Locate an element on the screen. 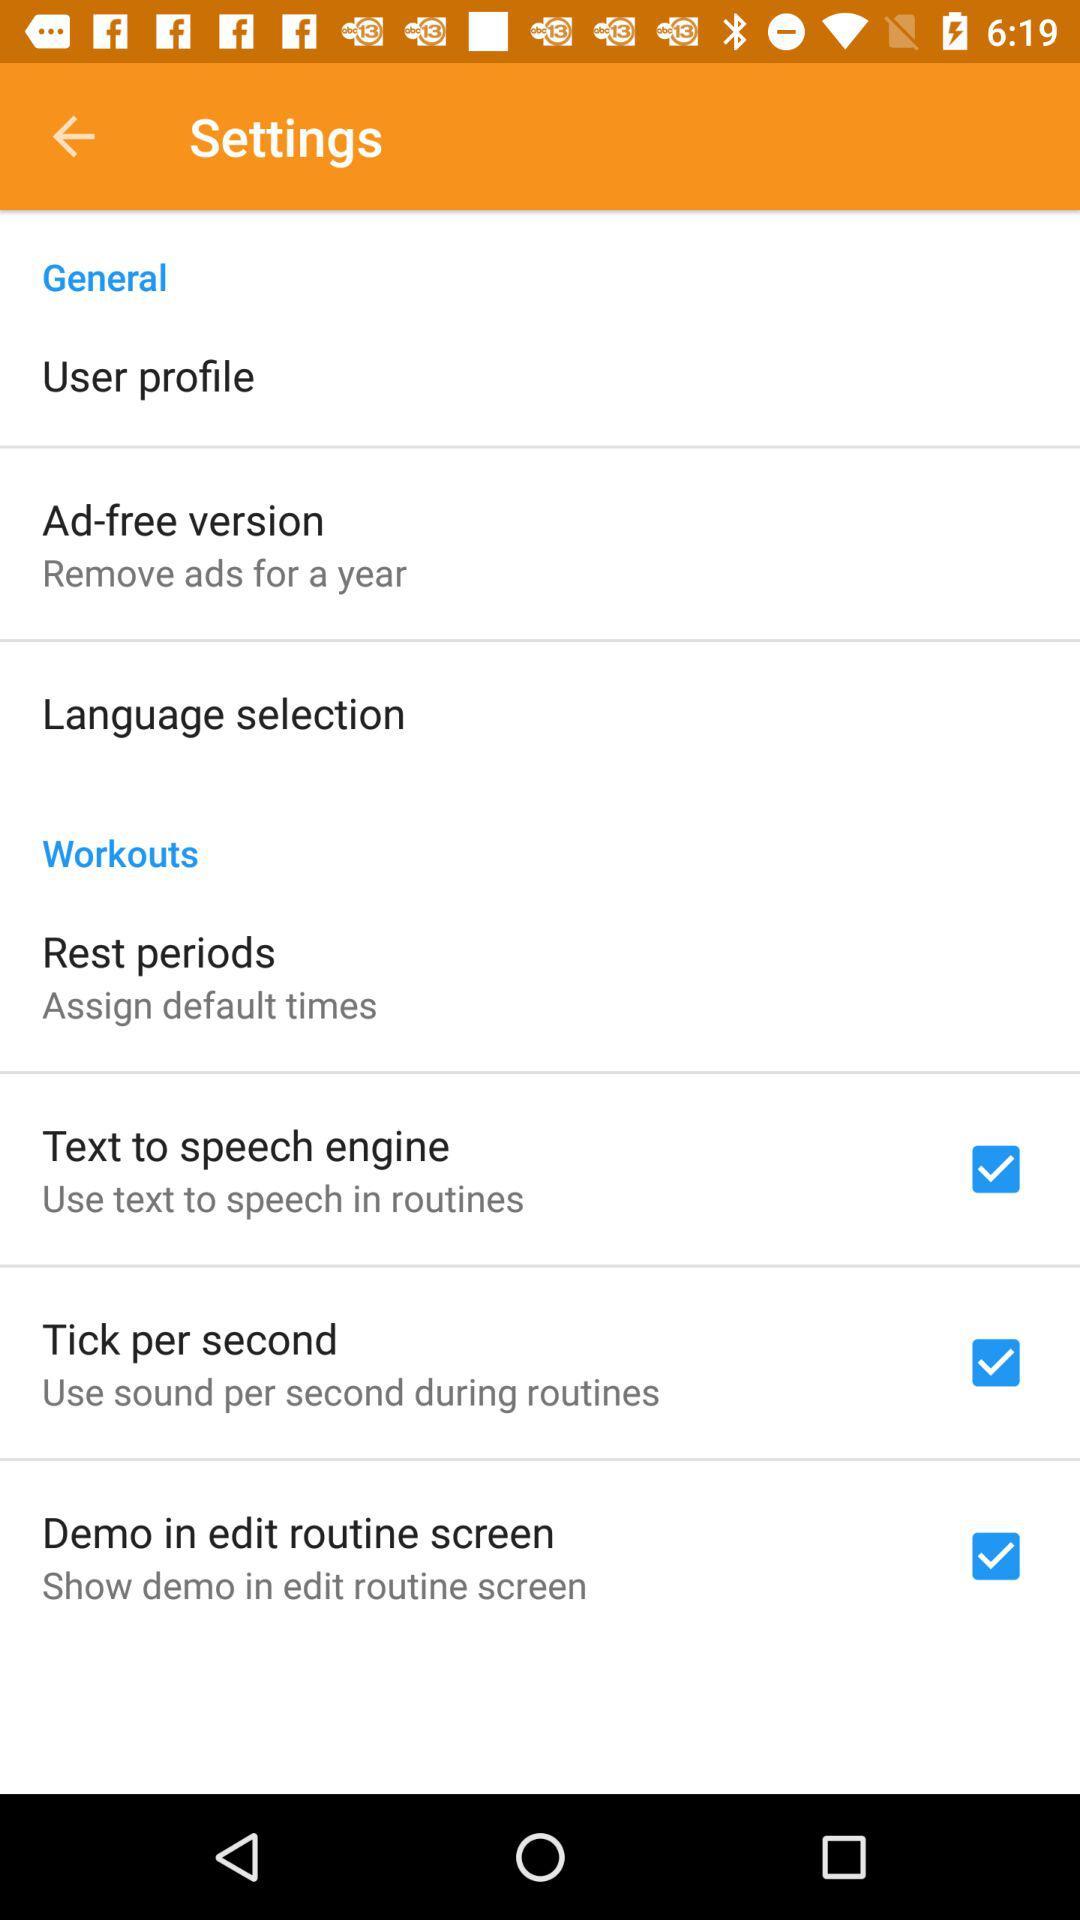  workouts icon is located at coordinates (540, 831).